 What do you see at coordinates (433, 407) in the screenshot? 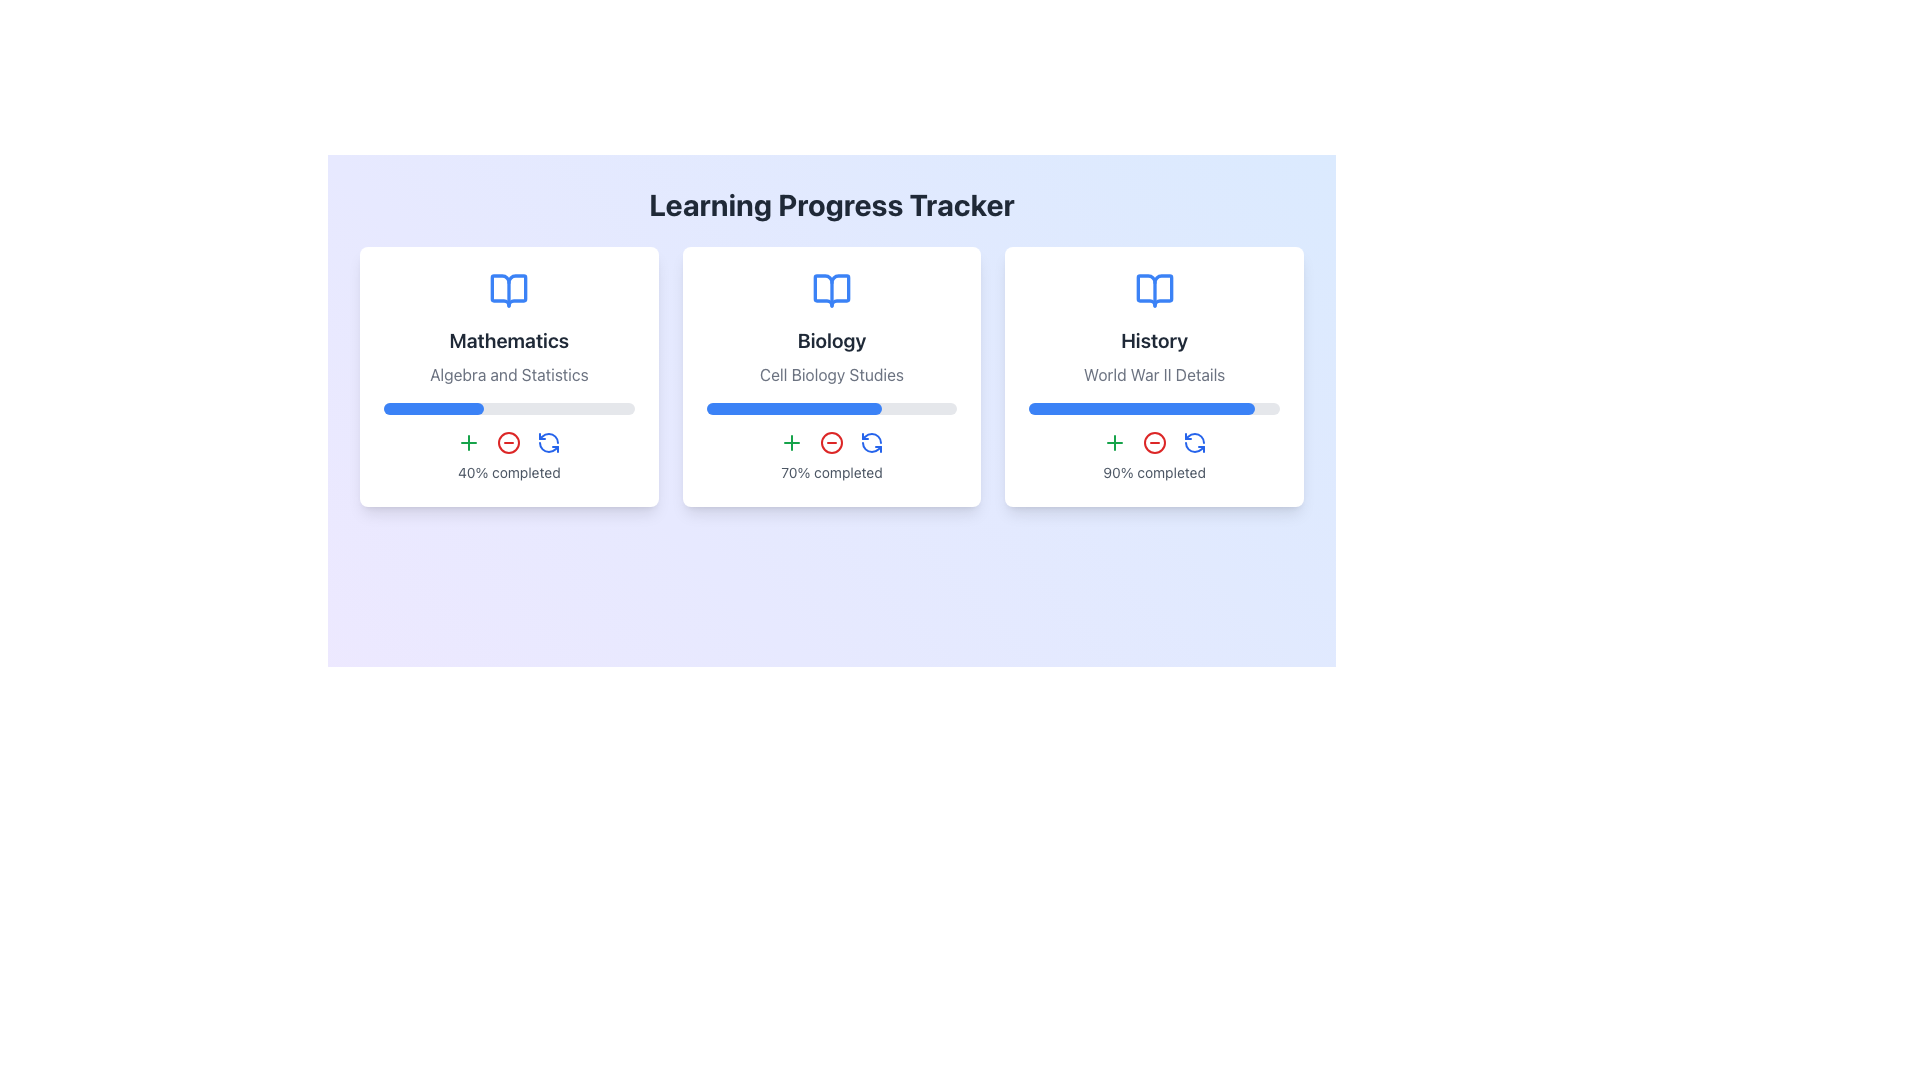
I see `the progress represented by the blue filled segment of the progress bar in the 'Mathematics' card, which occupies the first 40% of the bar` at bounding box center [433, 407].